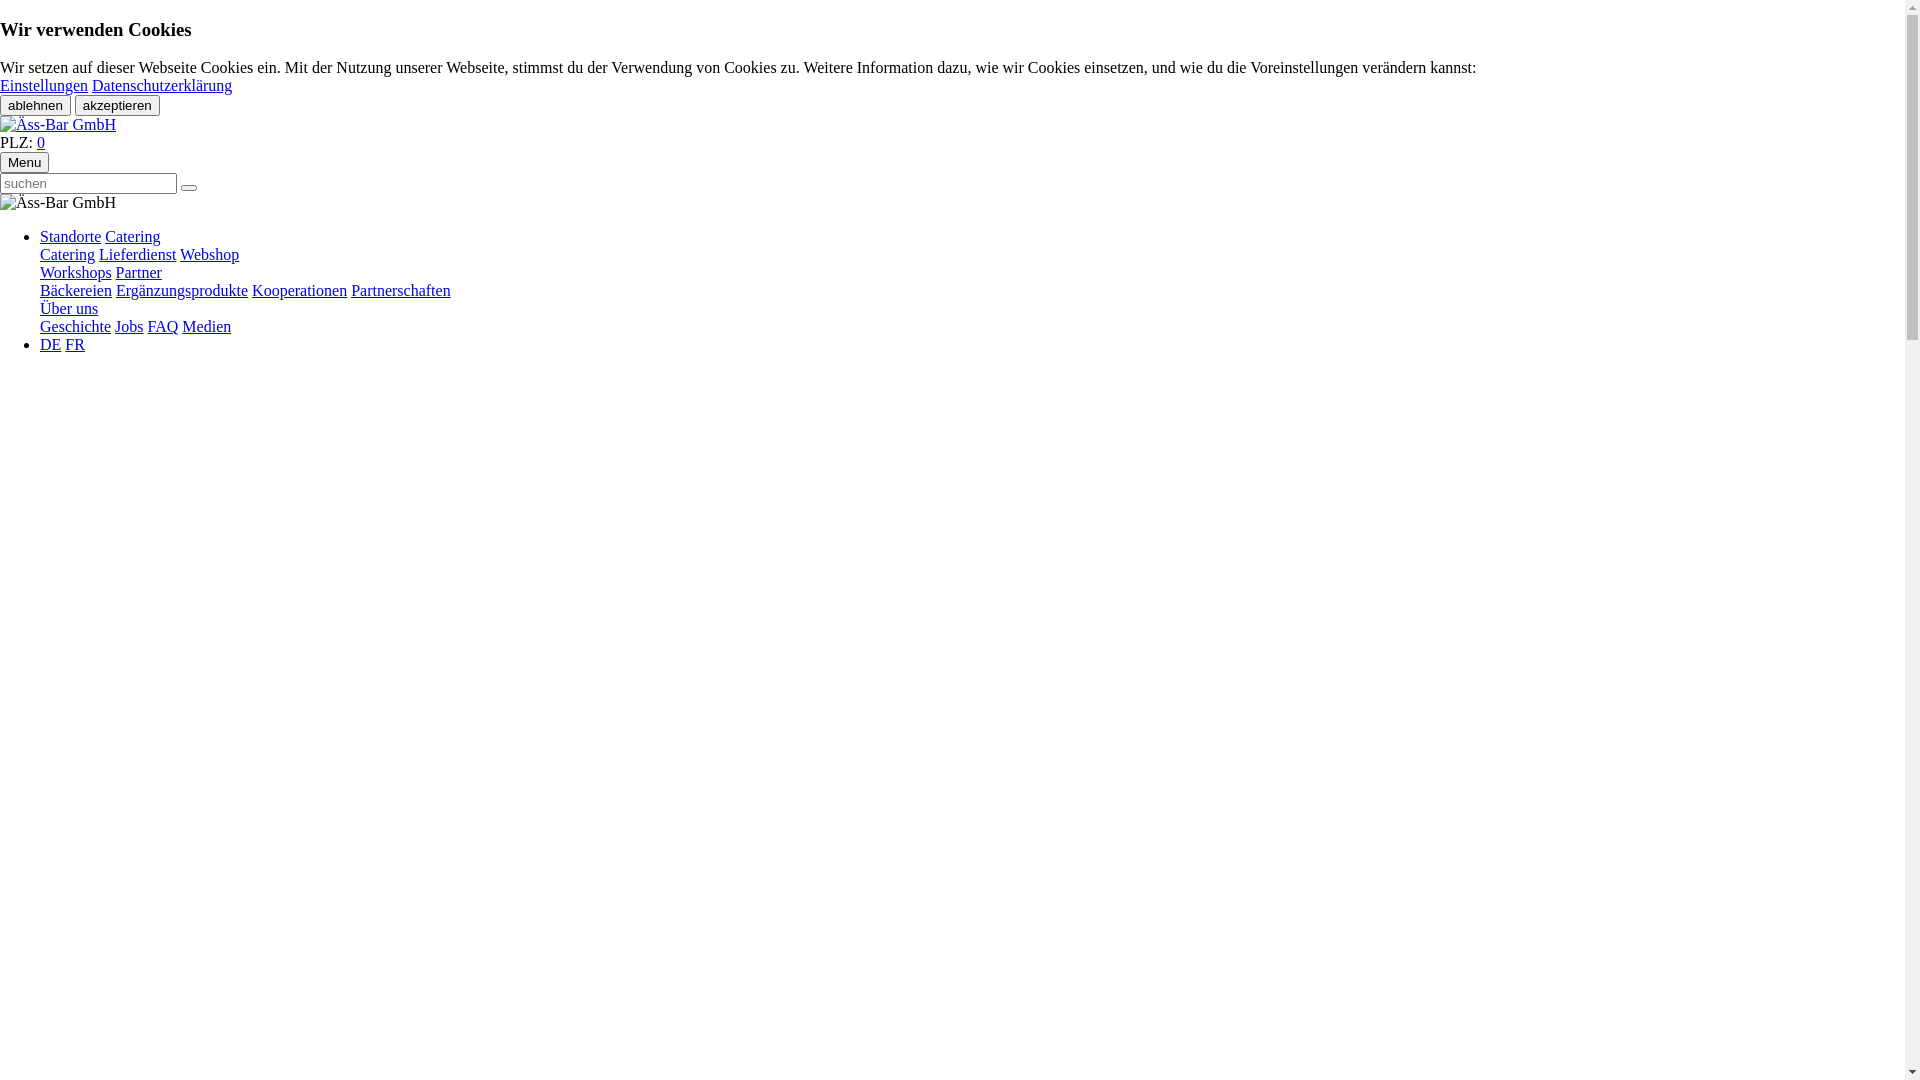 The image size is (1920, 1080). What do you see at coordinates (131, 235) in the screenshot?
I see `'Catering'` at bounding box center [131, 235].